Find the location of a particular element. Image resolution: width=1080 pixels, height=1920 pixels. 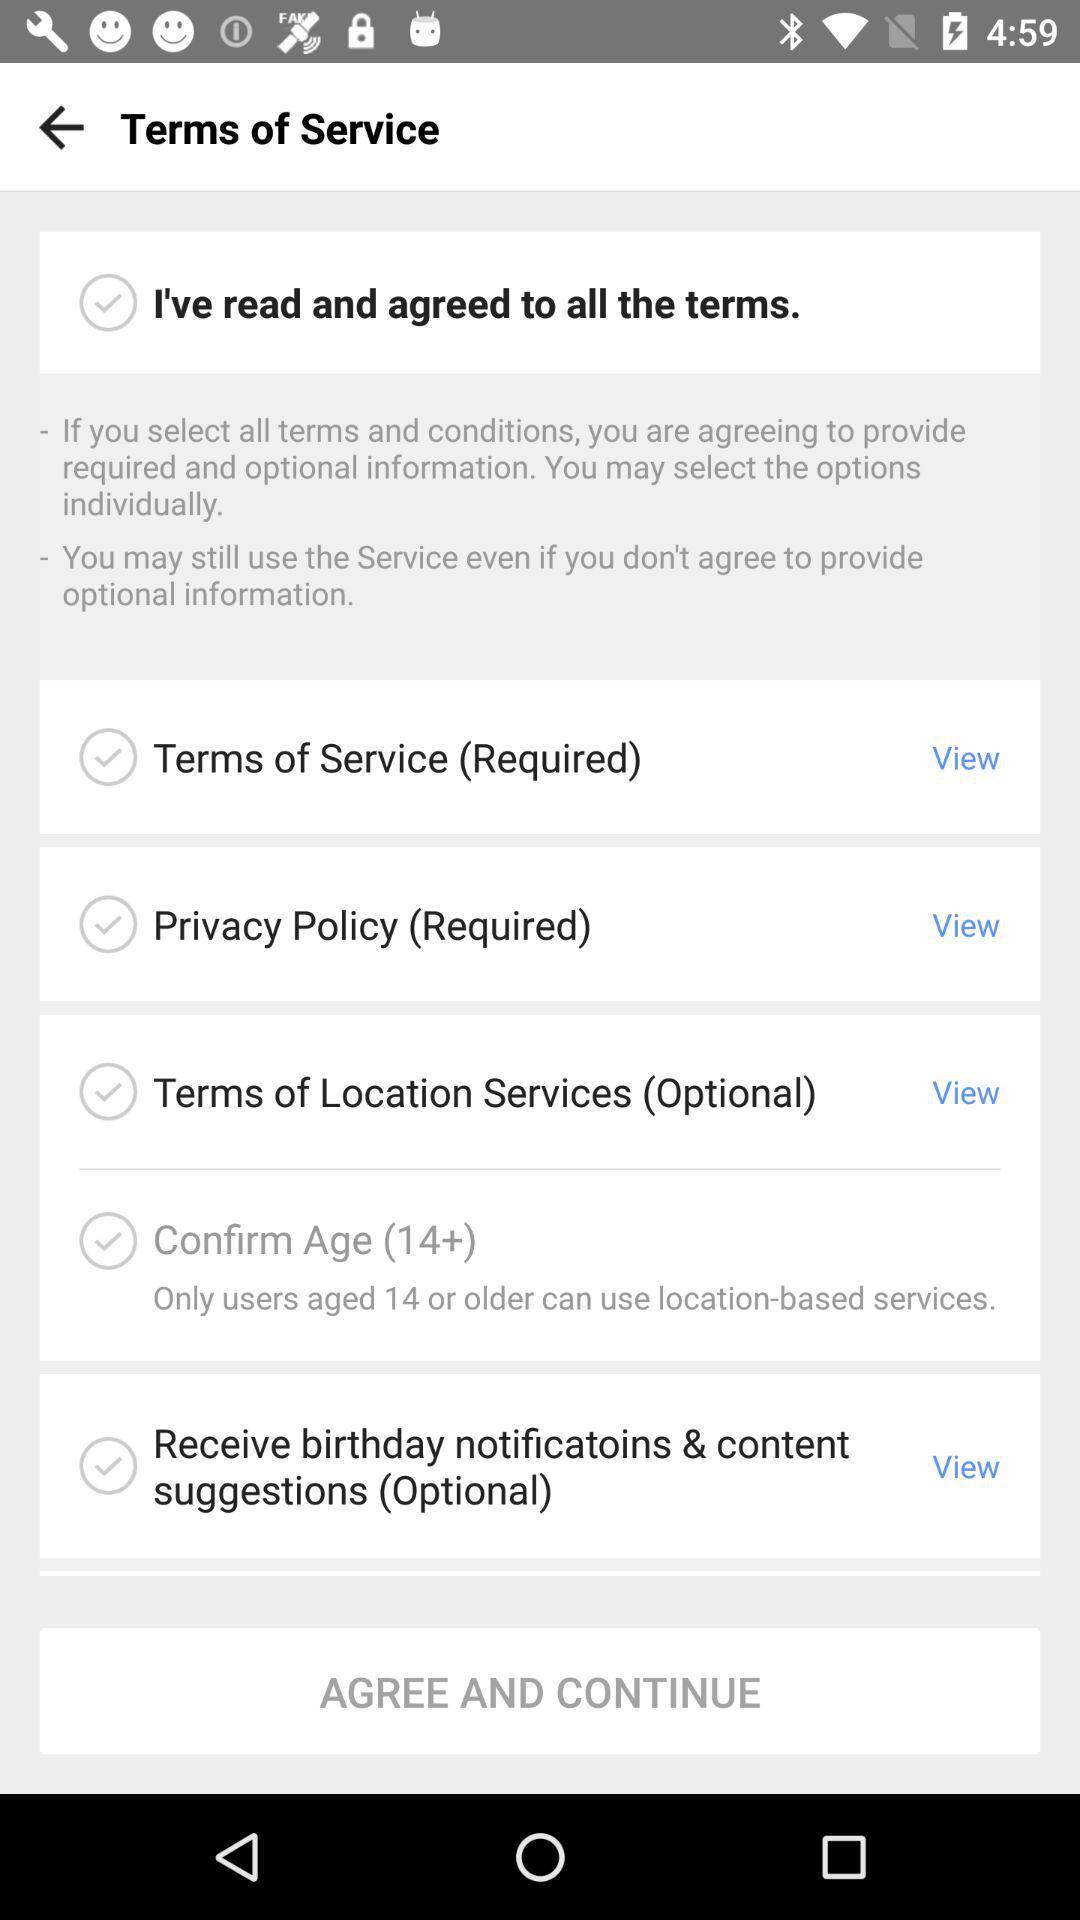

icon to the left of the terms of service app is located at coordinates (53, 126).